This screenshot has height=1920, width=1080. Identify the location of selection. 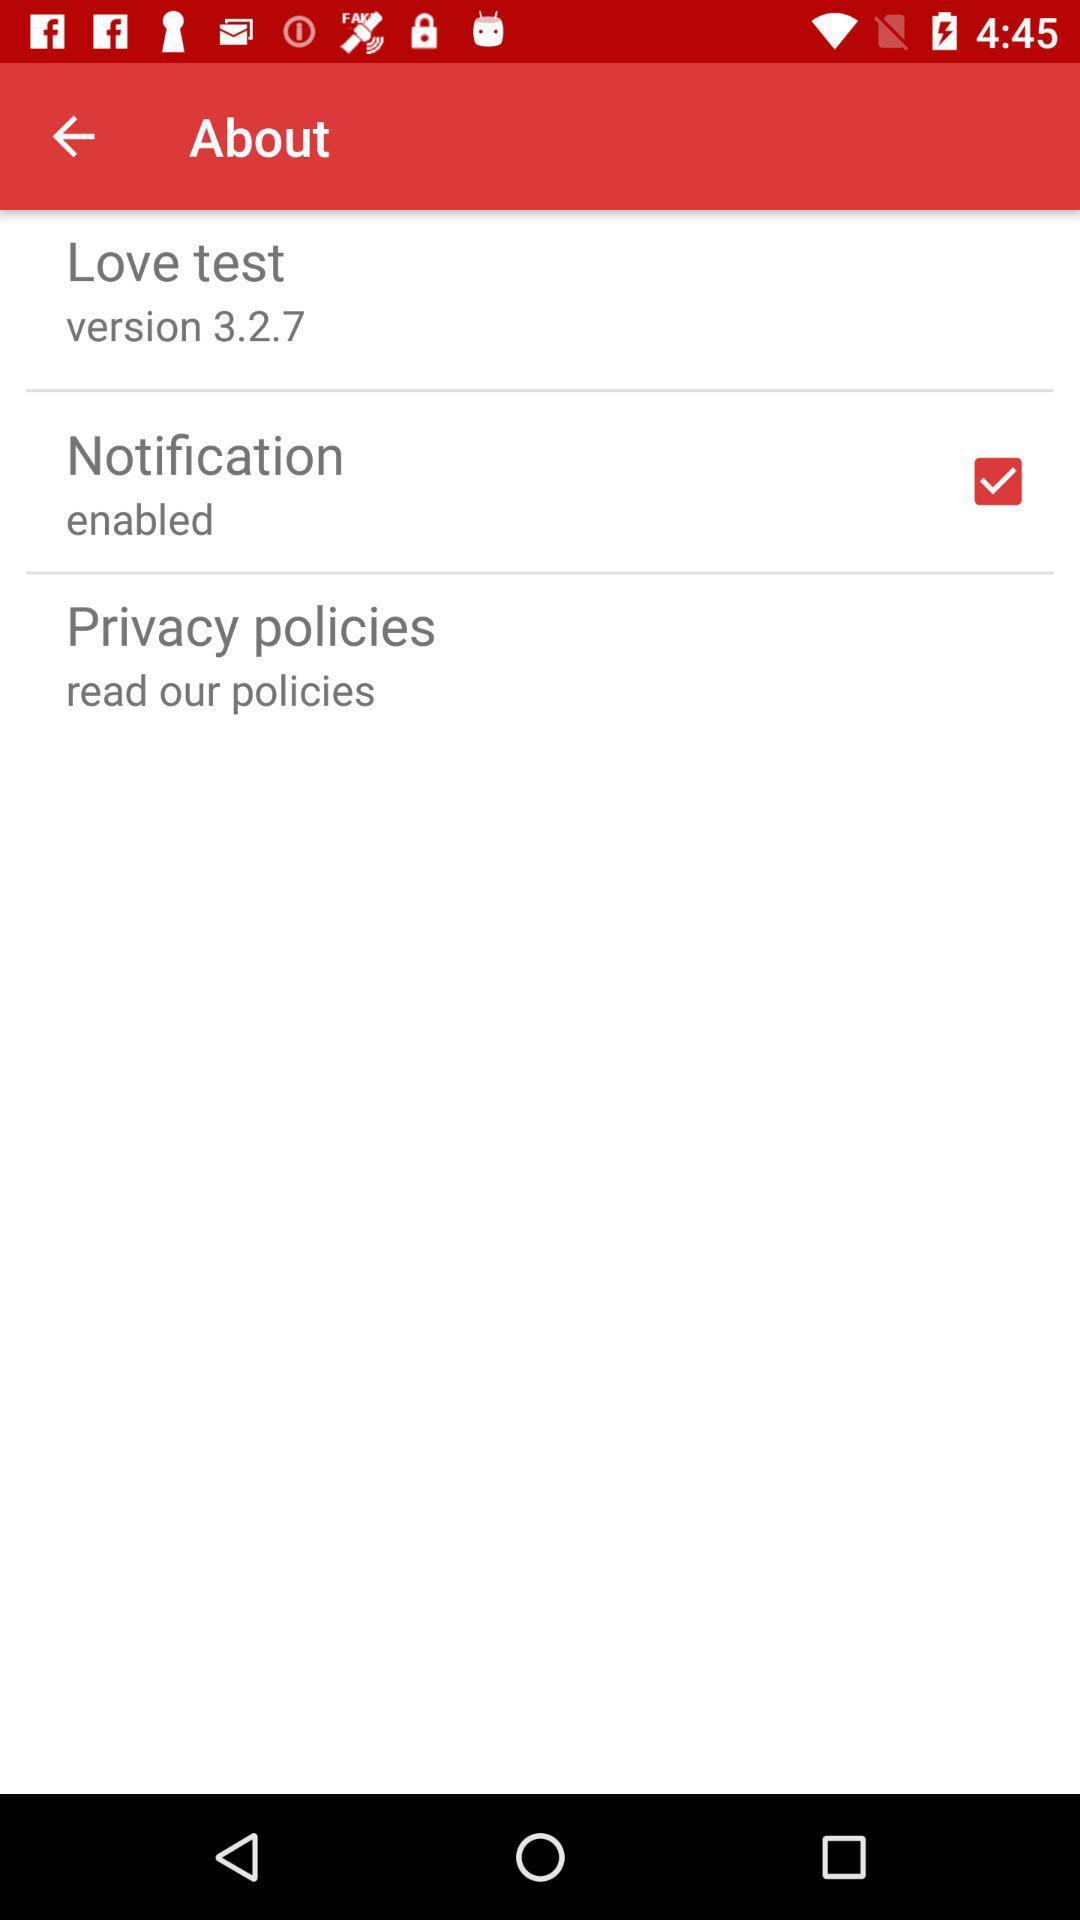
(998, 481).